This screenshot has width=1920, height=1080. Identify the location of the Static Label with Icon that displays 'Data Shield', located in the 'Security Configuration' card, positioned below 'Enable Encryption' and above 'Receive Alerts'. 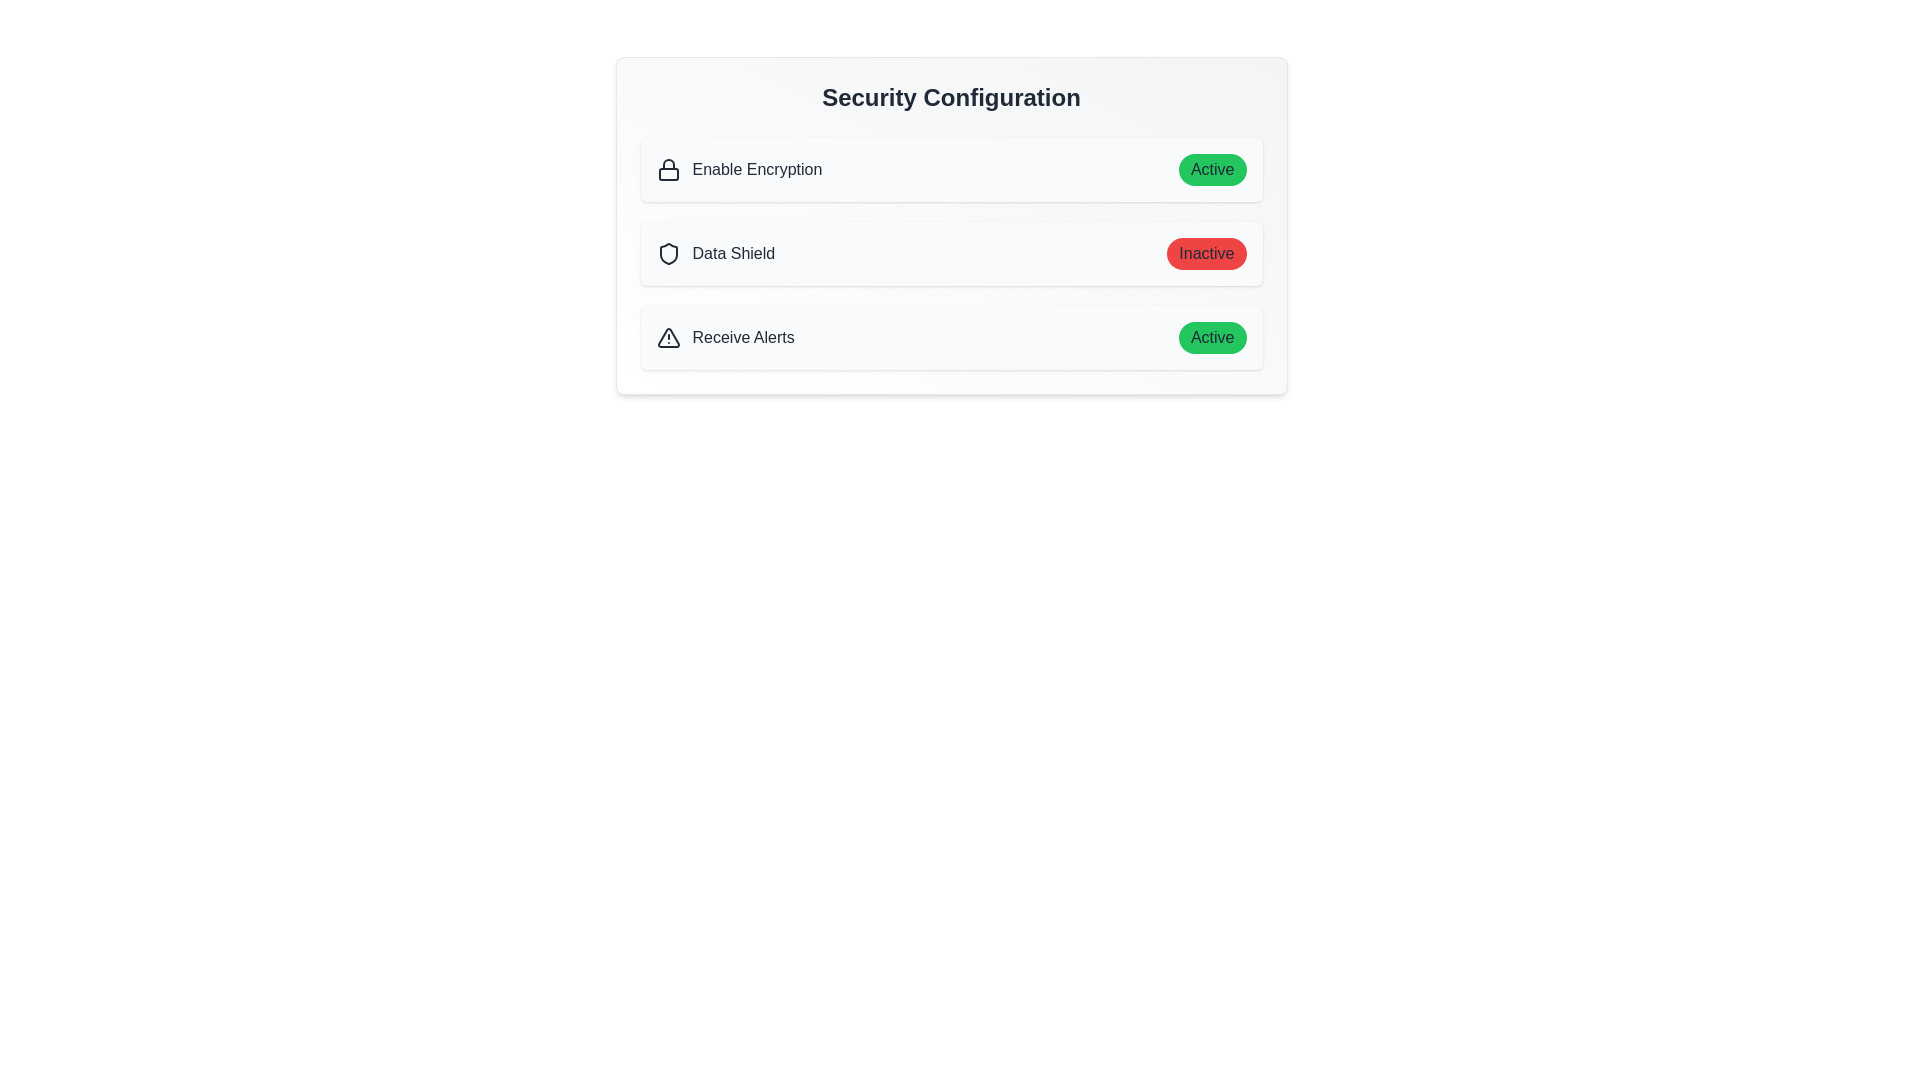
(715, 253).